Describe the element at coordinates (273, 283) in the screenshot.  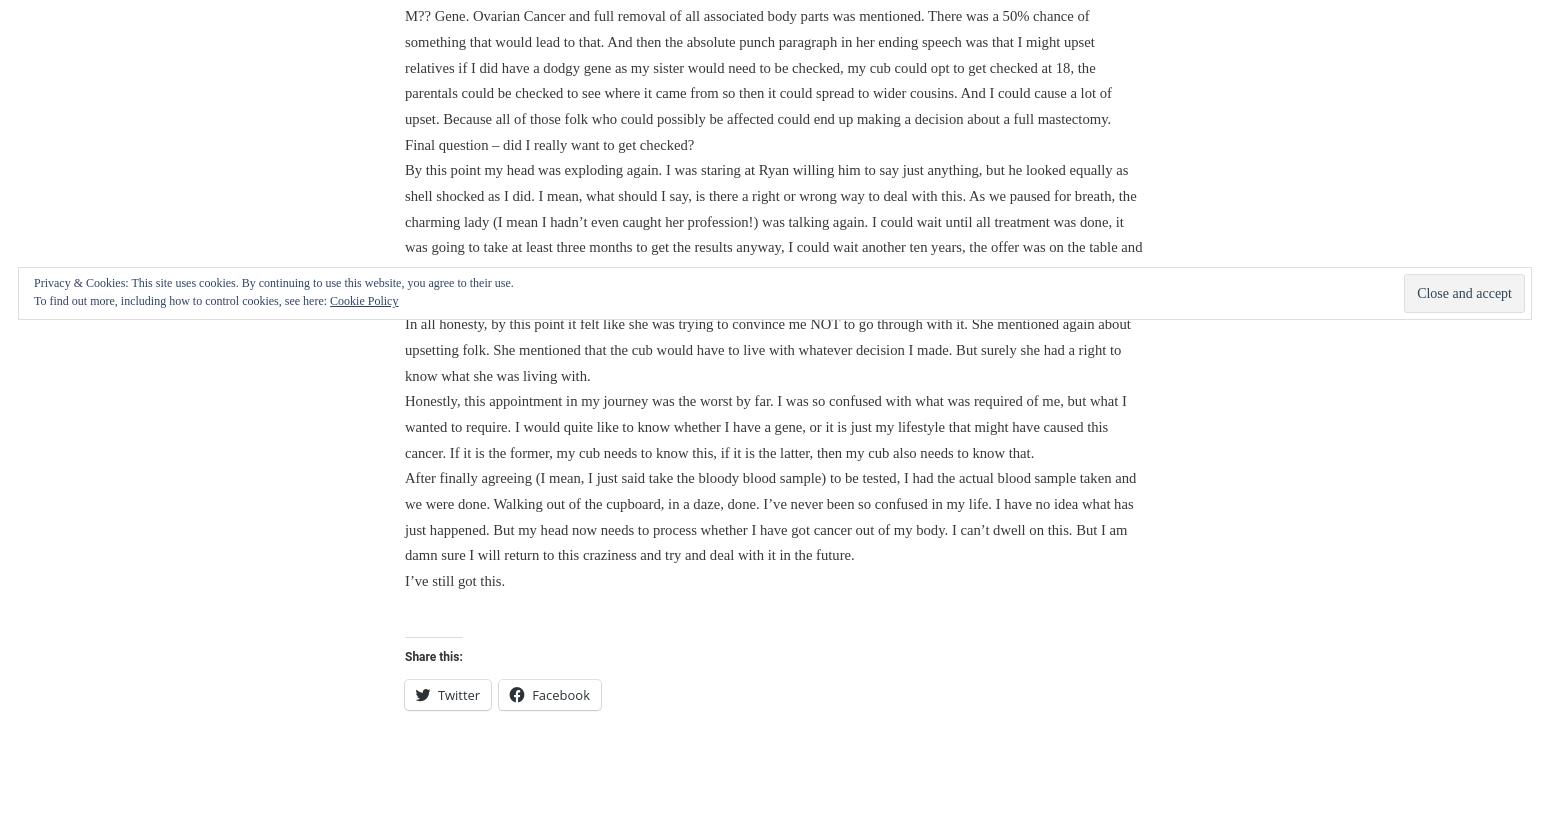
I see `'Privacy & Cookies: This site uses cookies. By continuing to use this website, you agree to their use.'` at that location.